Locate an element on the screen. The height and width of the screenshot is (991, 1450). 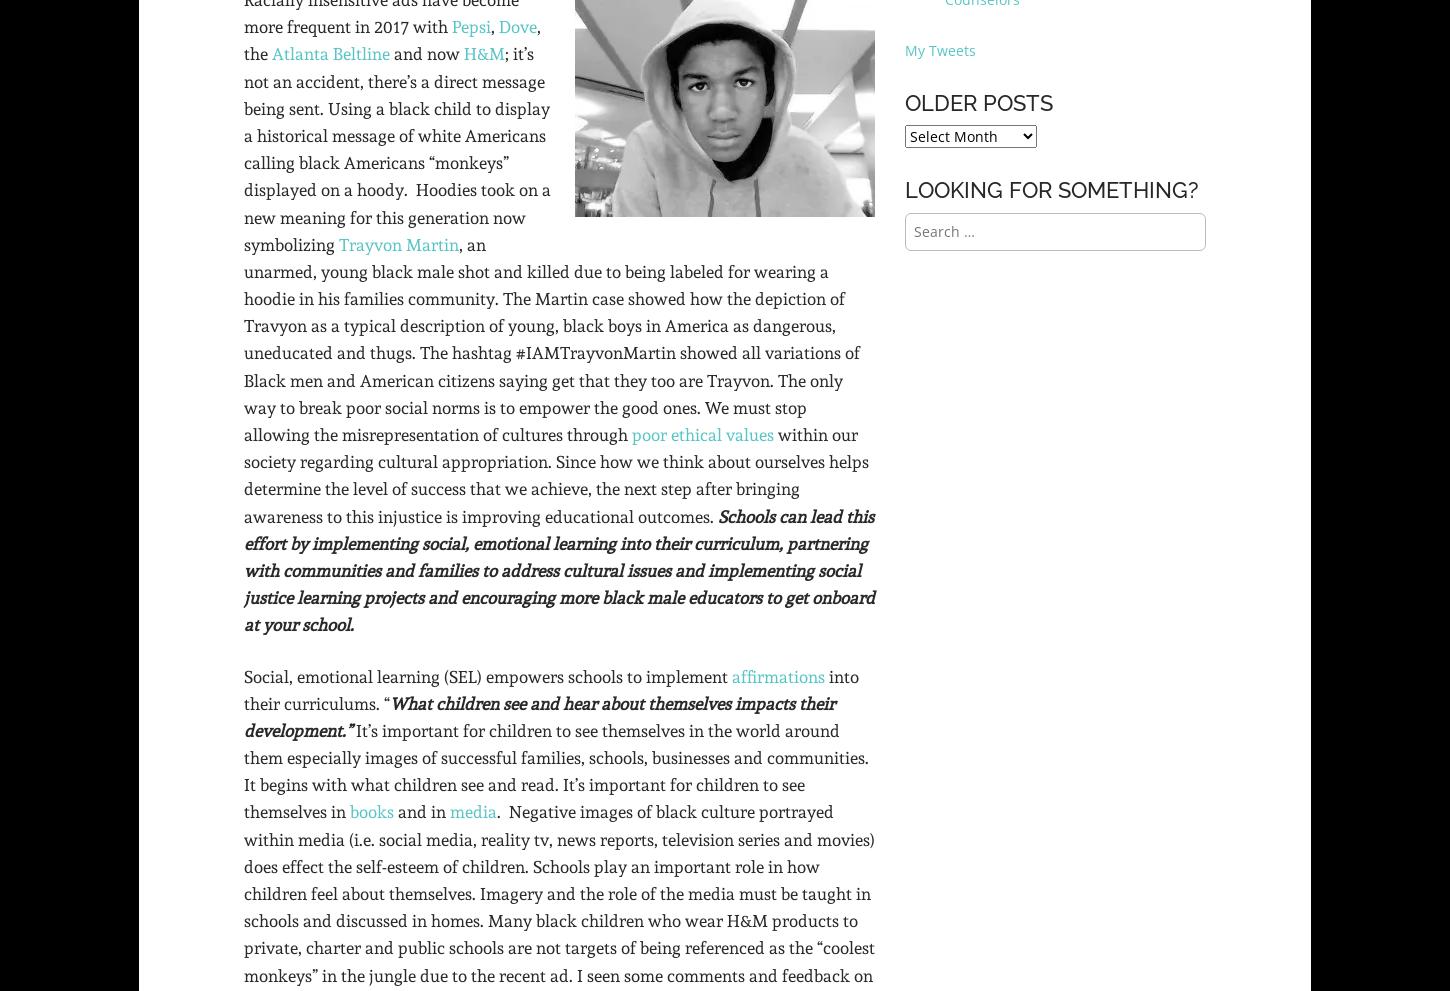
'Trayvon Martin' is located at coordinates (339, 243).